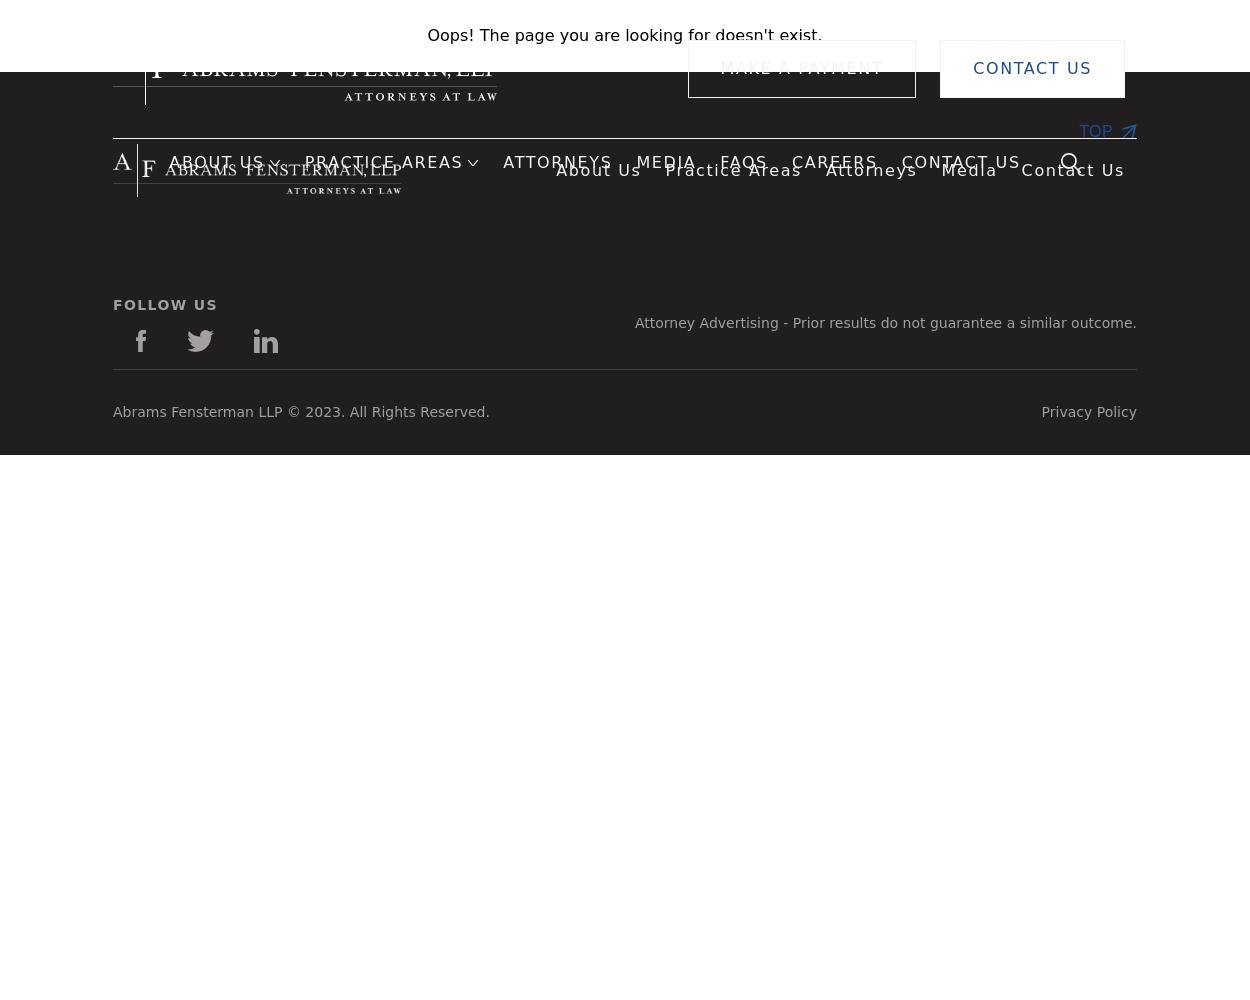 This screenshot has height=1000, width=1250. I want to click on 'Follow Us', so click(165, 305).